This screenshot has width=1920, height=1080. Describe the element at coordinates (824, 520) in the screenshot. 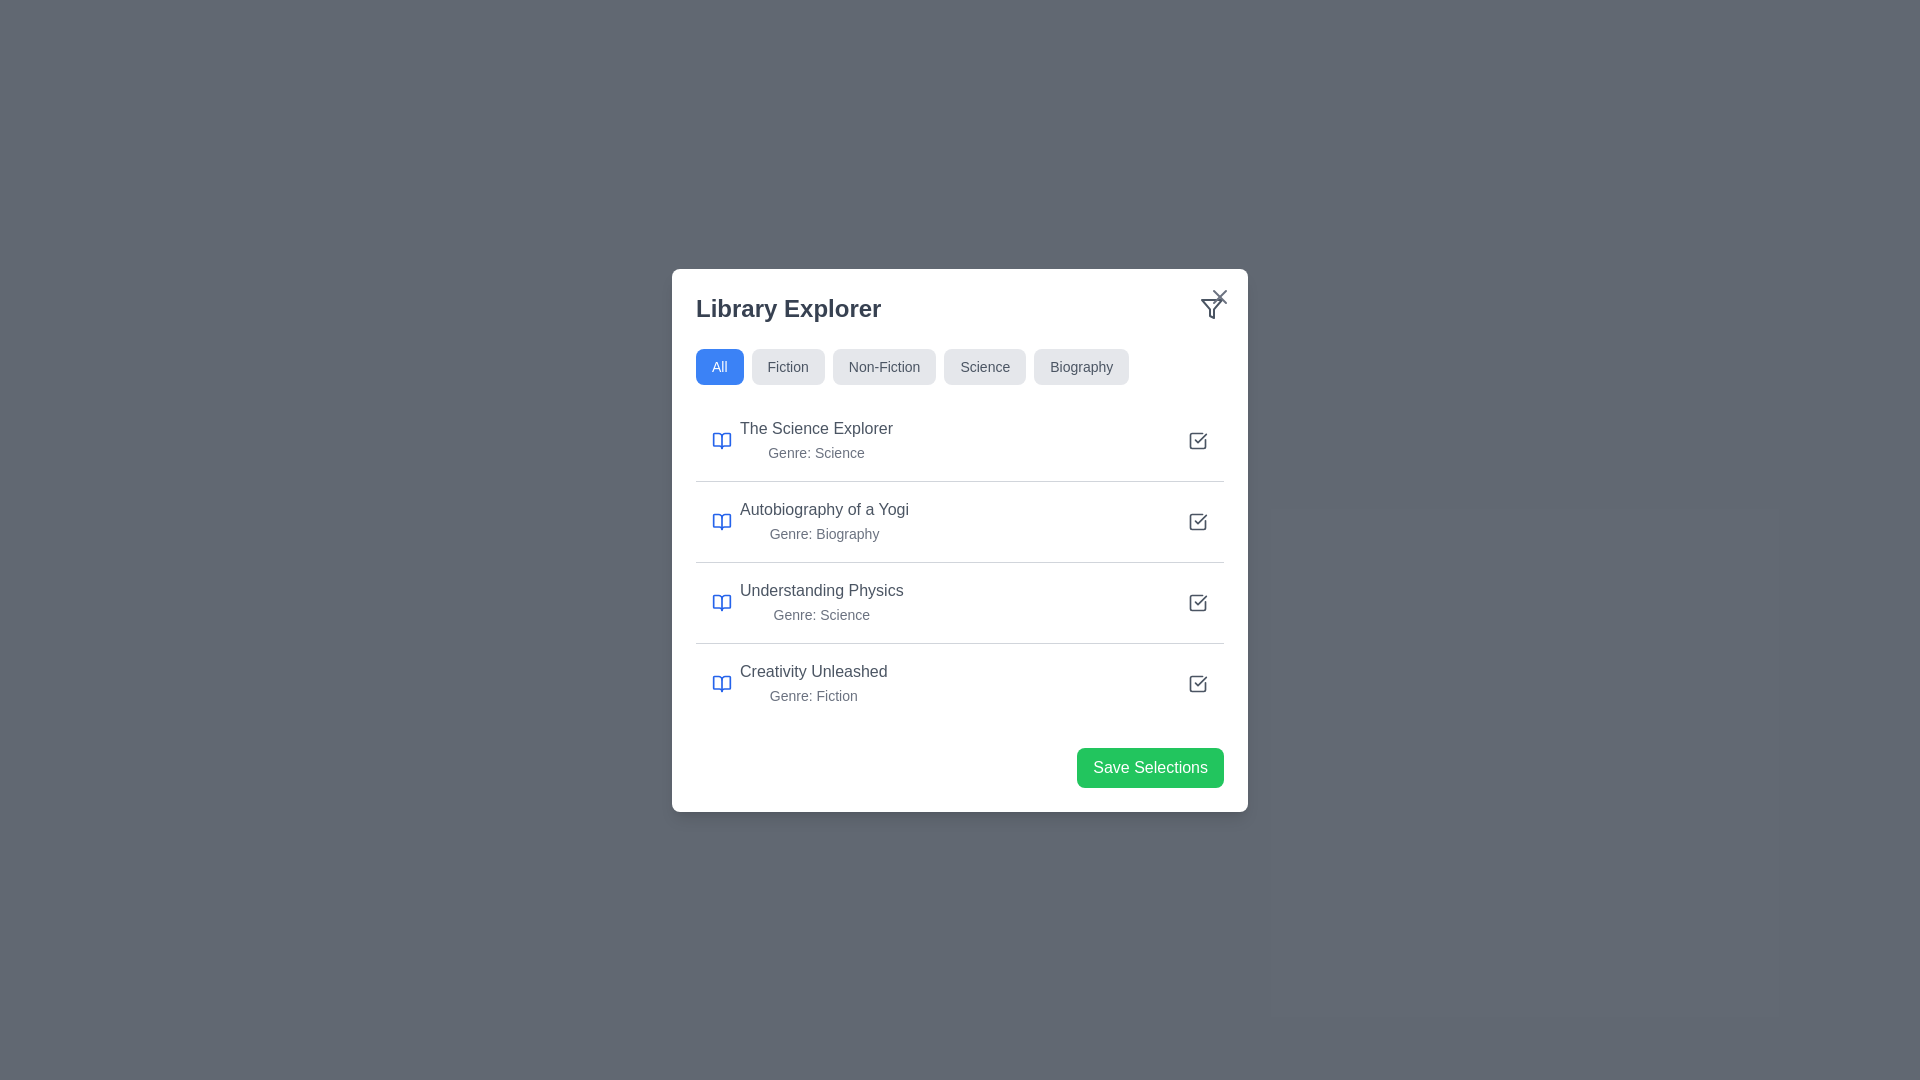

I see `the Text Display element representing a book entry in the 'Library Explorer', which is the second entry in the list, located under 'The Science Explorer' and above 'Understanding Physics'` at that location.